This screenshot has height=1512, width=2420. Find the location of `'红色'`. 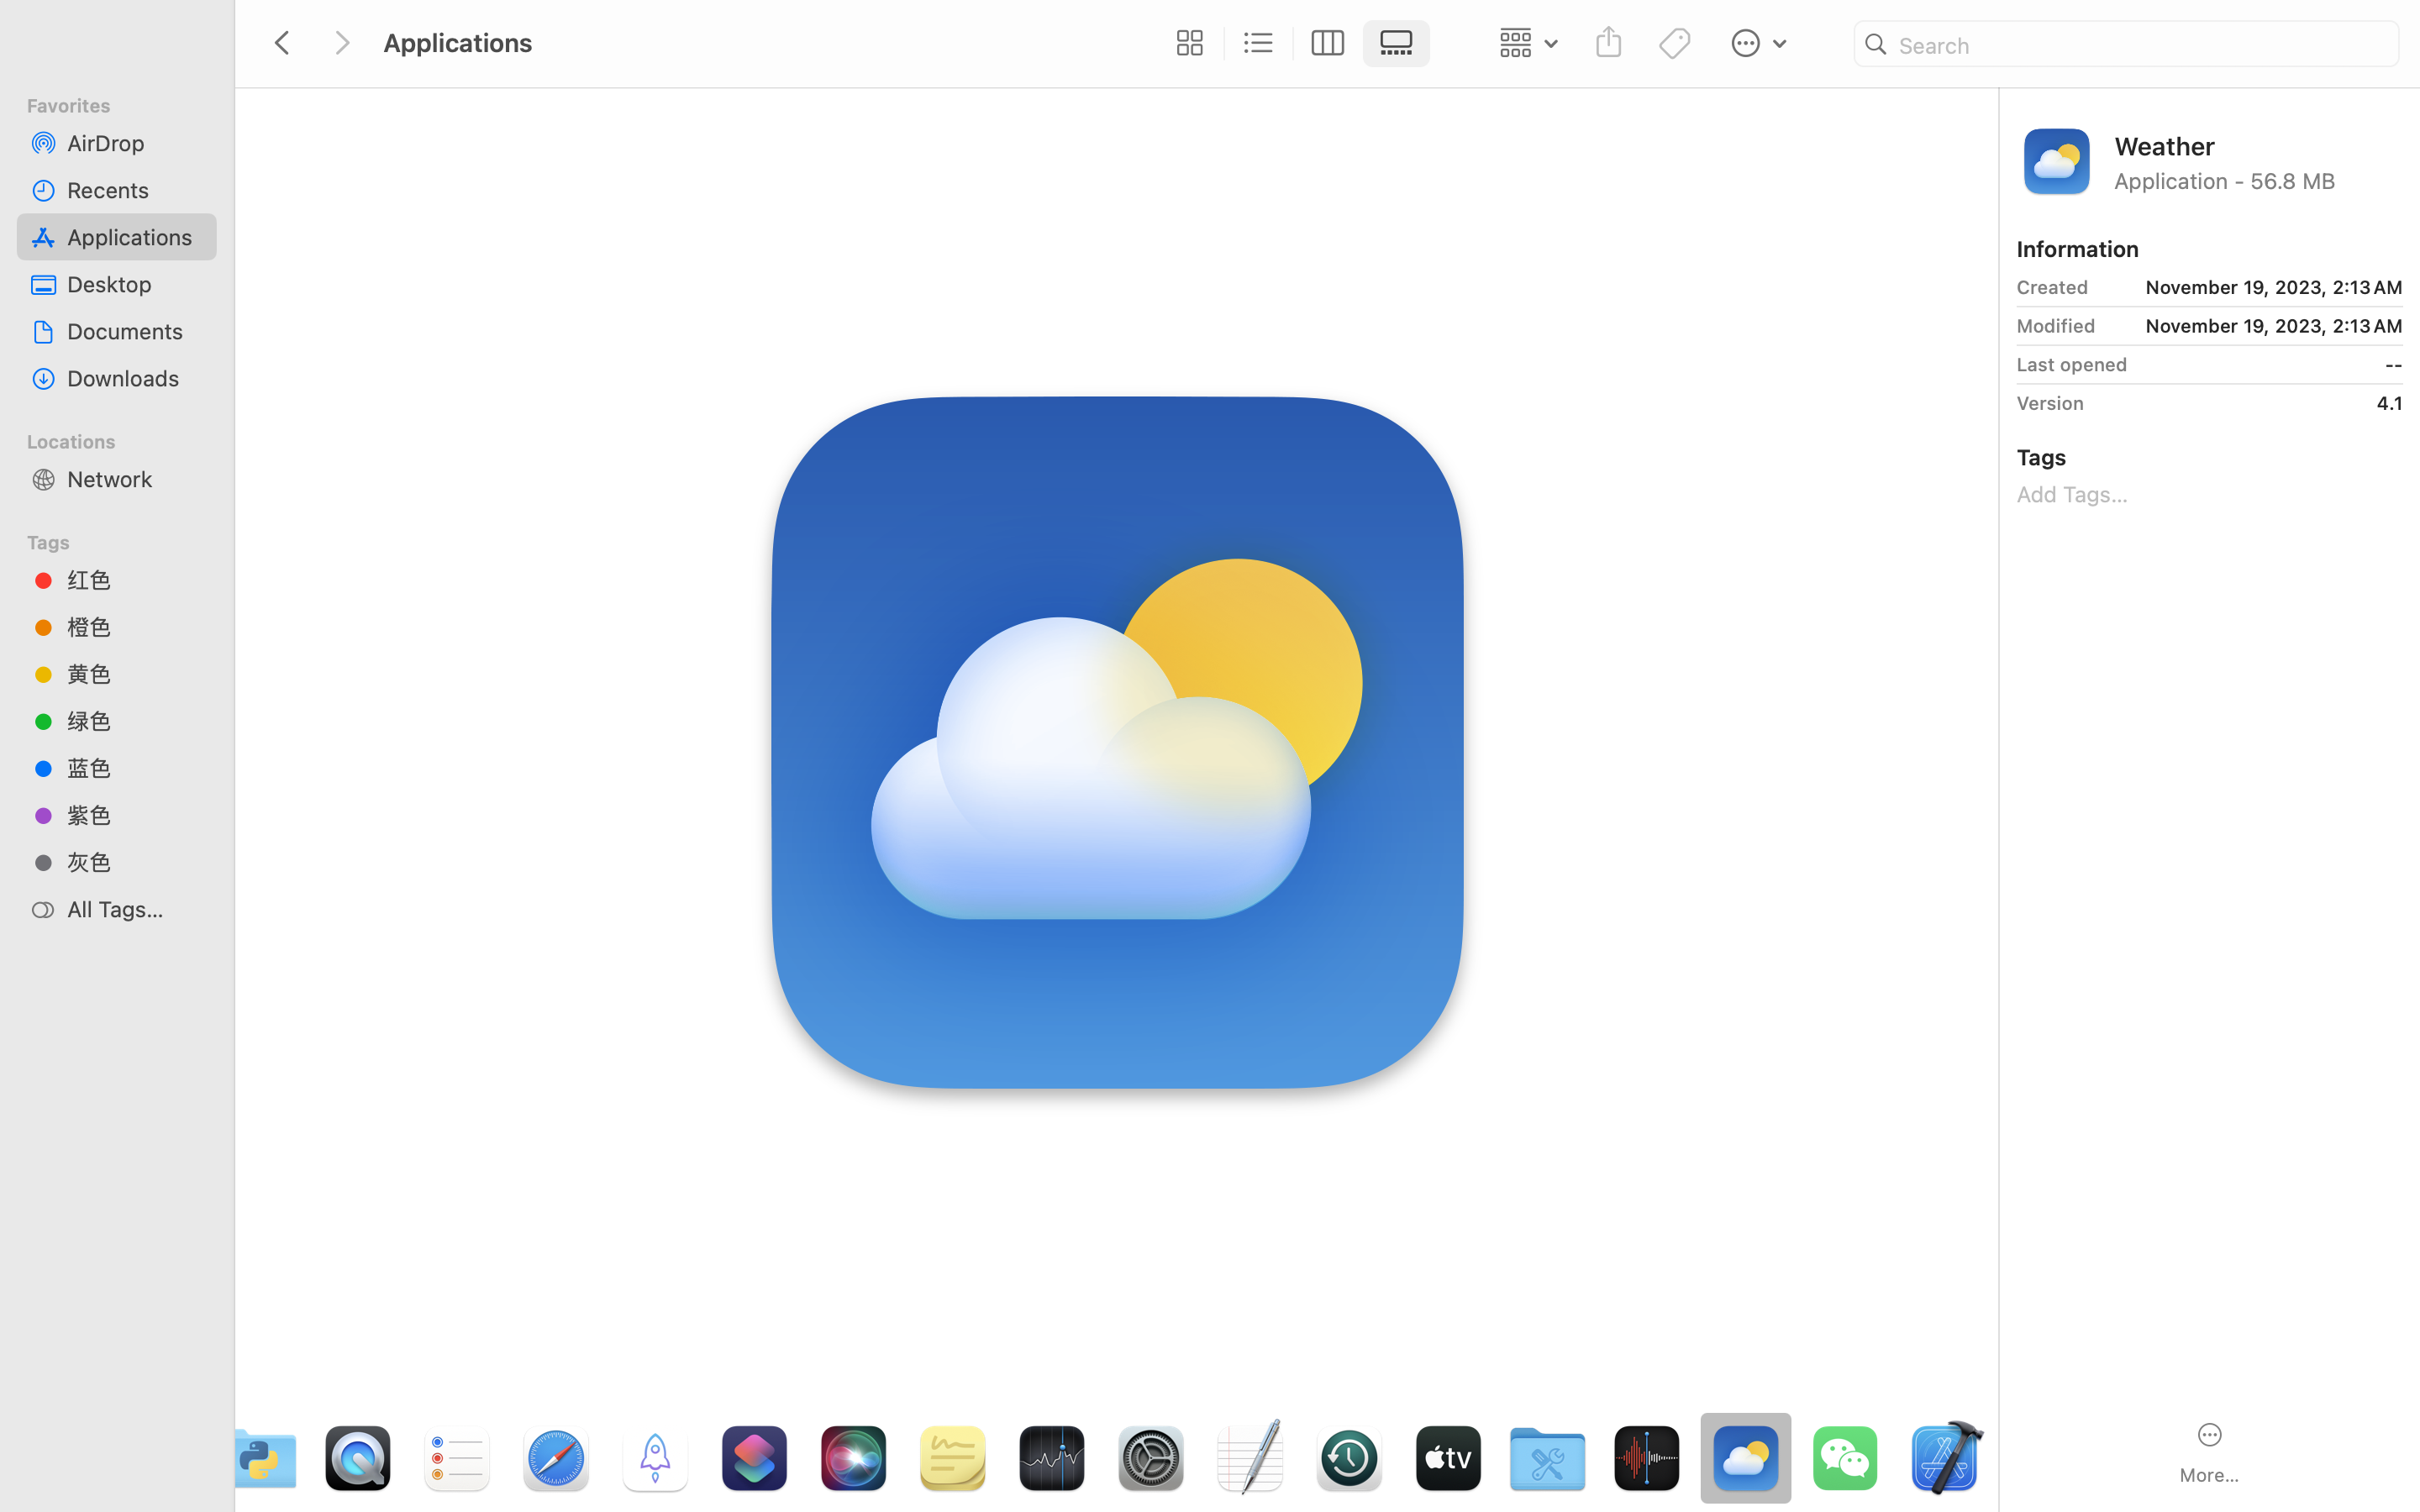

'红色' is located at coordinates (134, 578).